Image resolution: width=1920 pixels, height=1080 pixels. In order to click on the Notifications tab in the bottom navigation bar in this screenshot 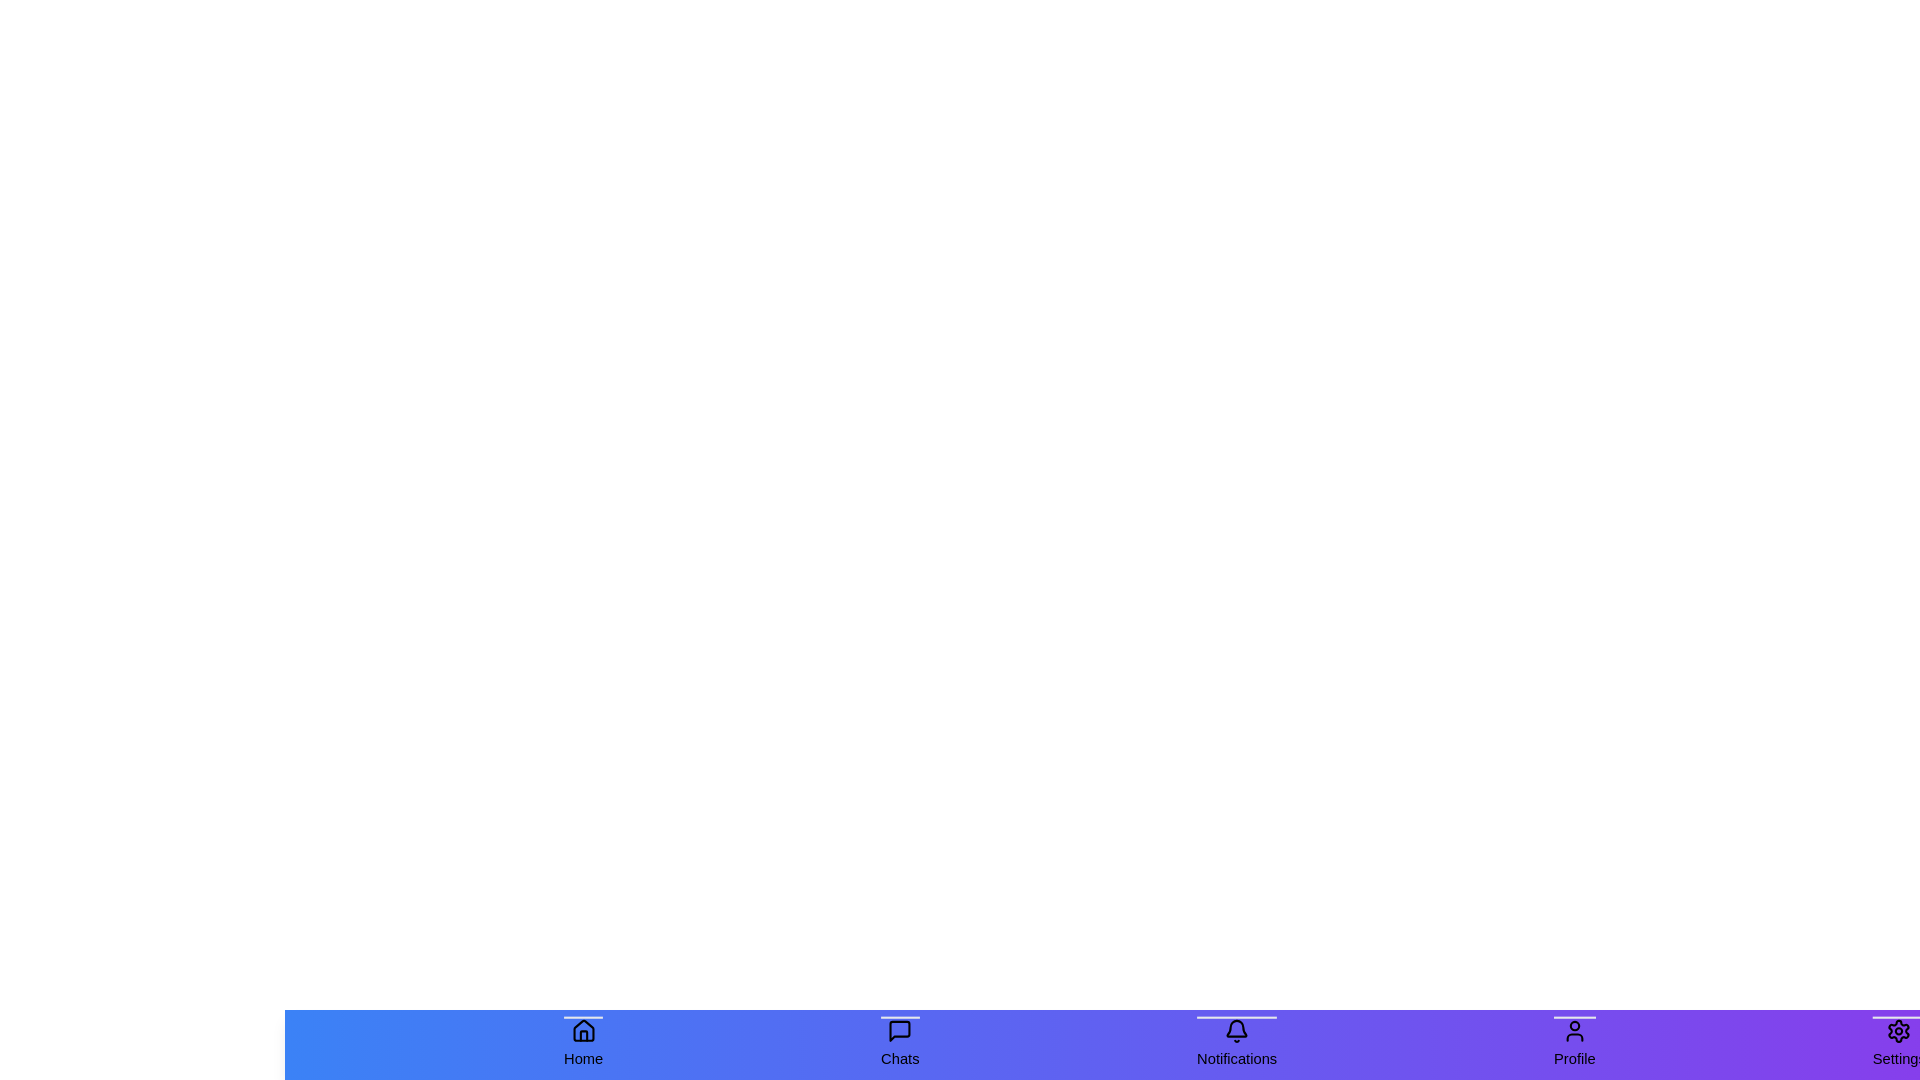, I will do `click(1235, 1044)`.